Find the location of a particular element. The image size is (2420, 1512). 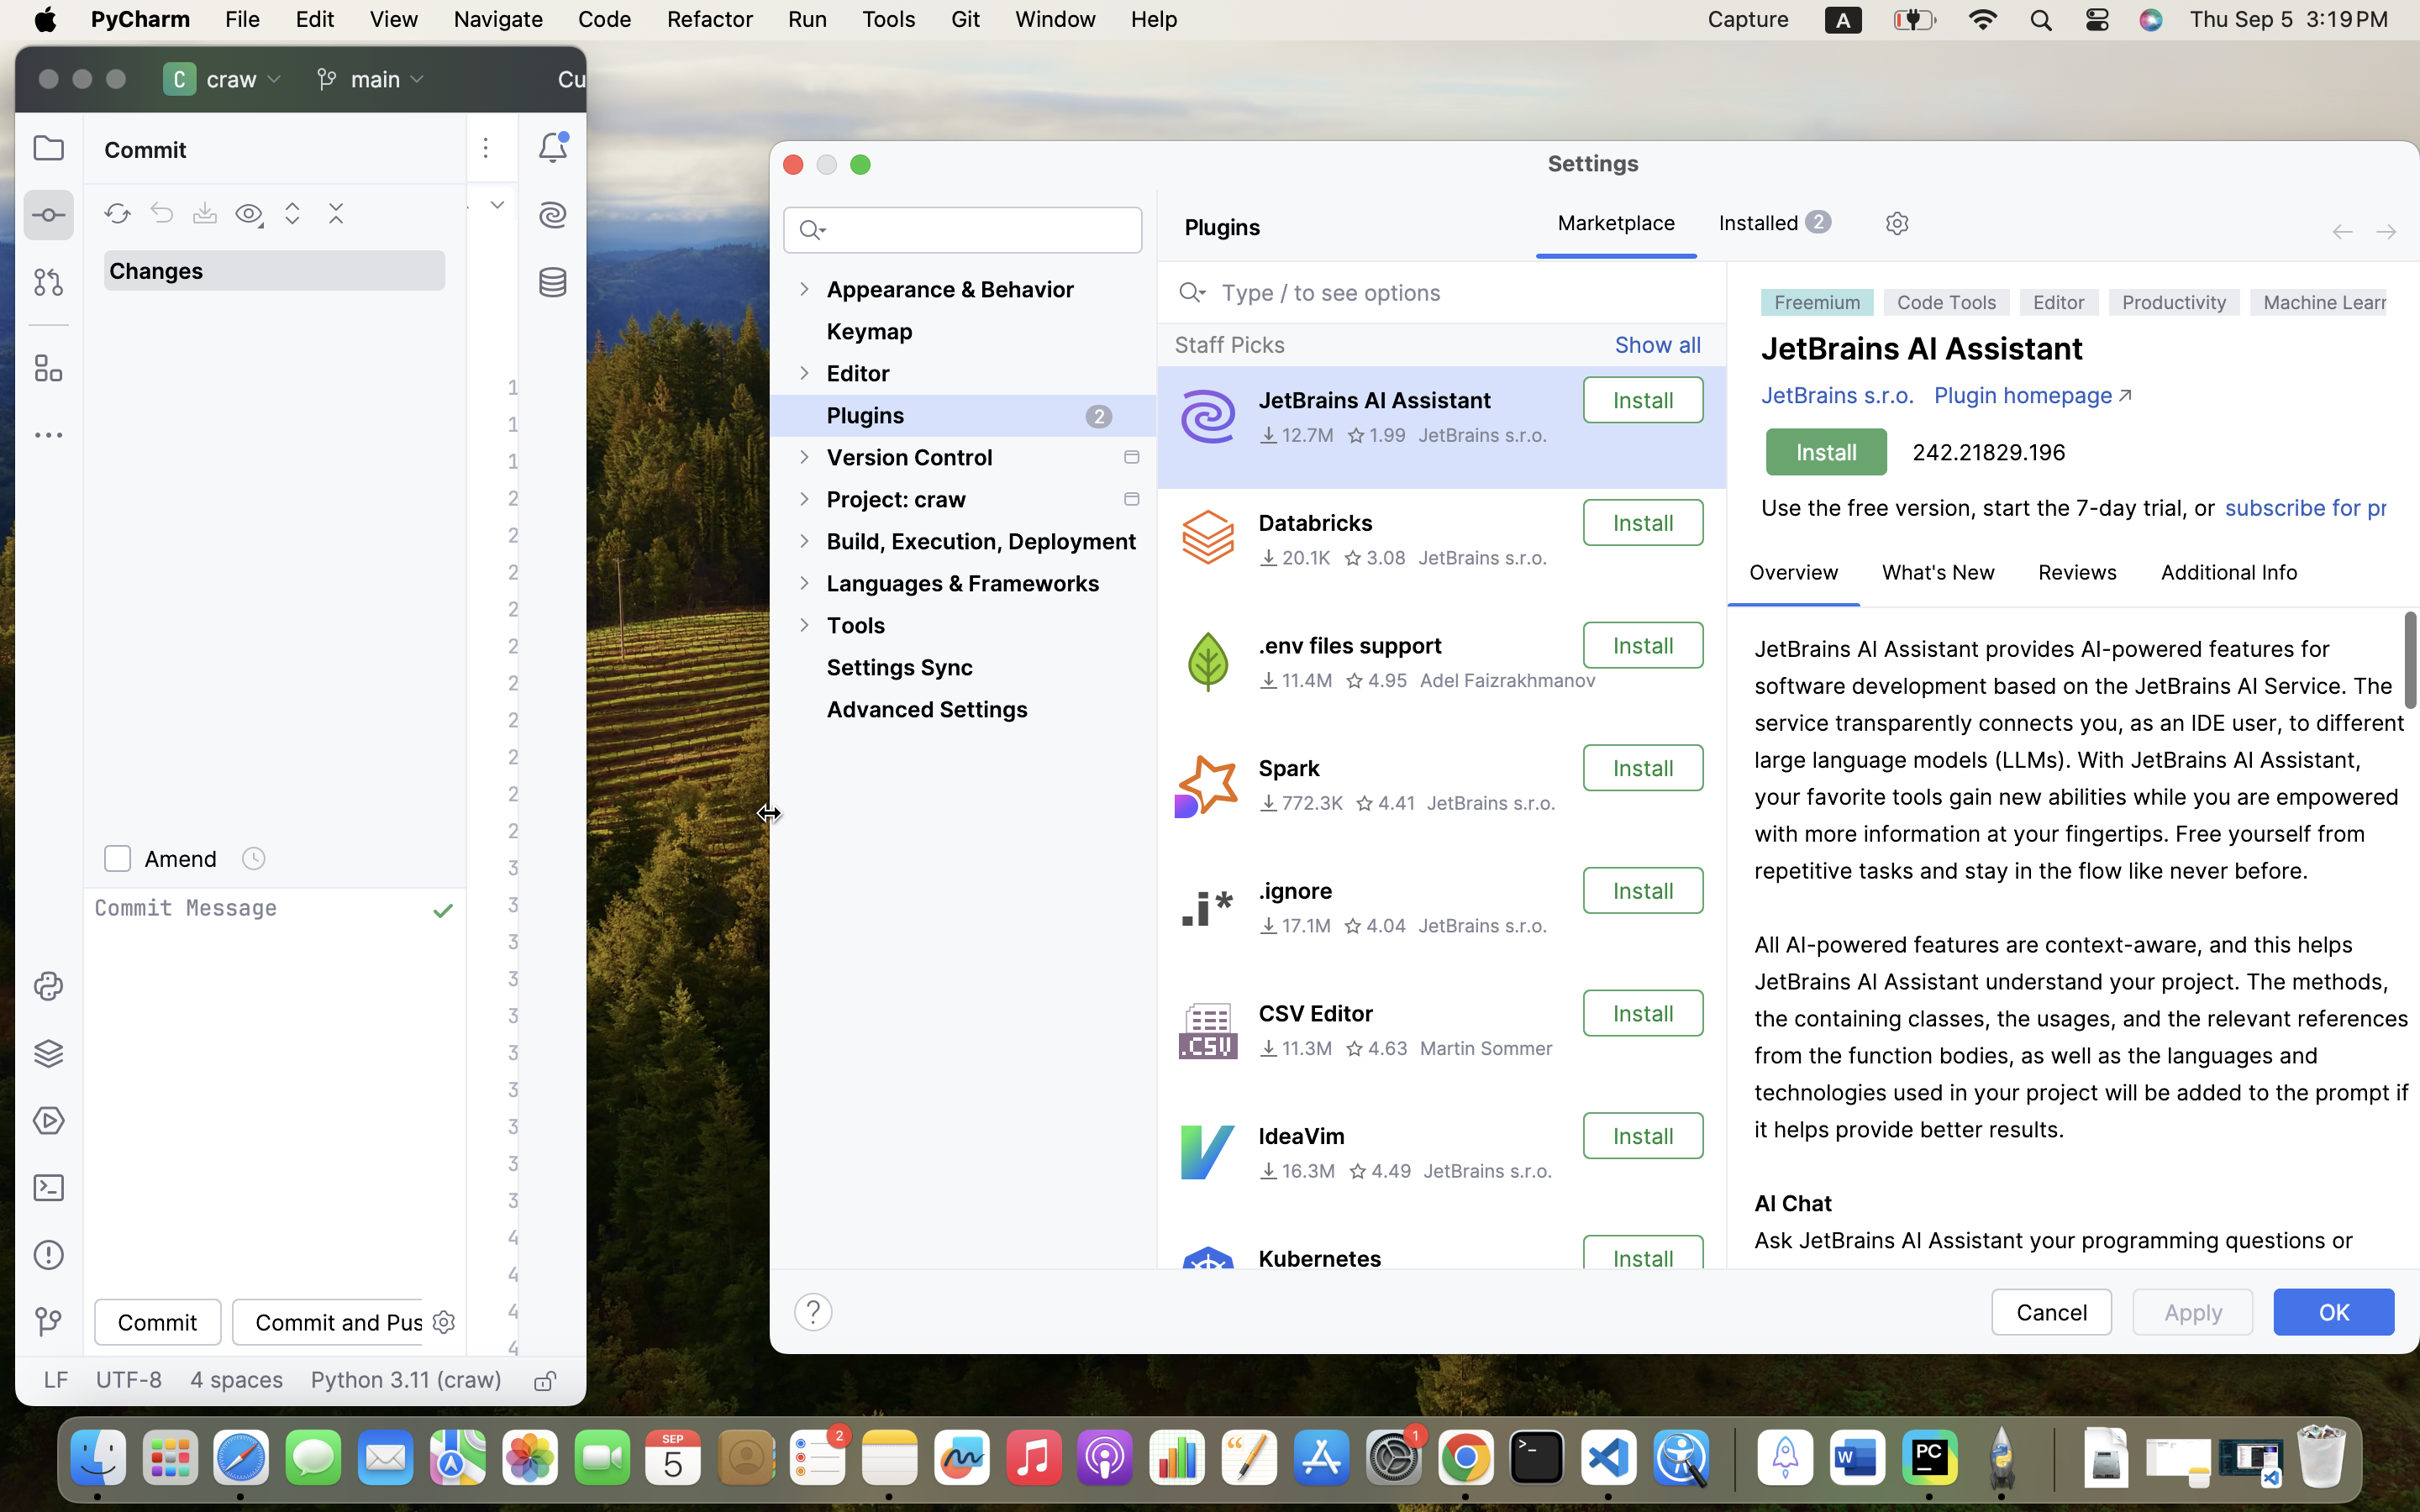

'.ignore' is located at coordinates (1294, 890).